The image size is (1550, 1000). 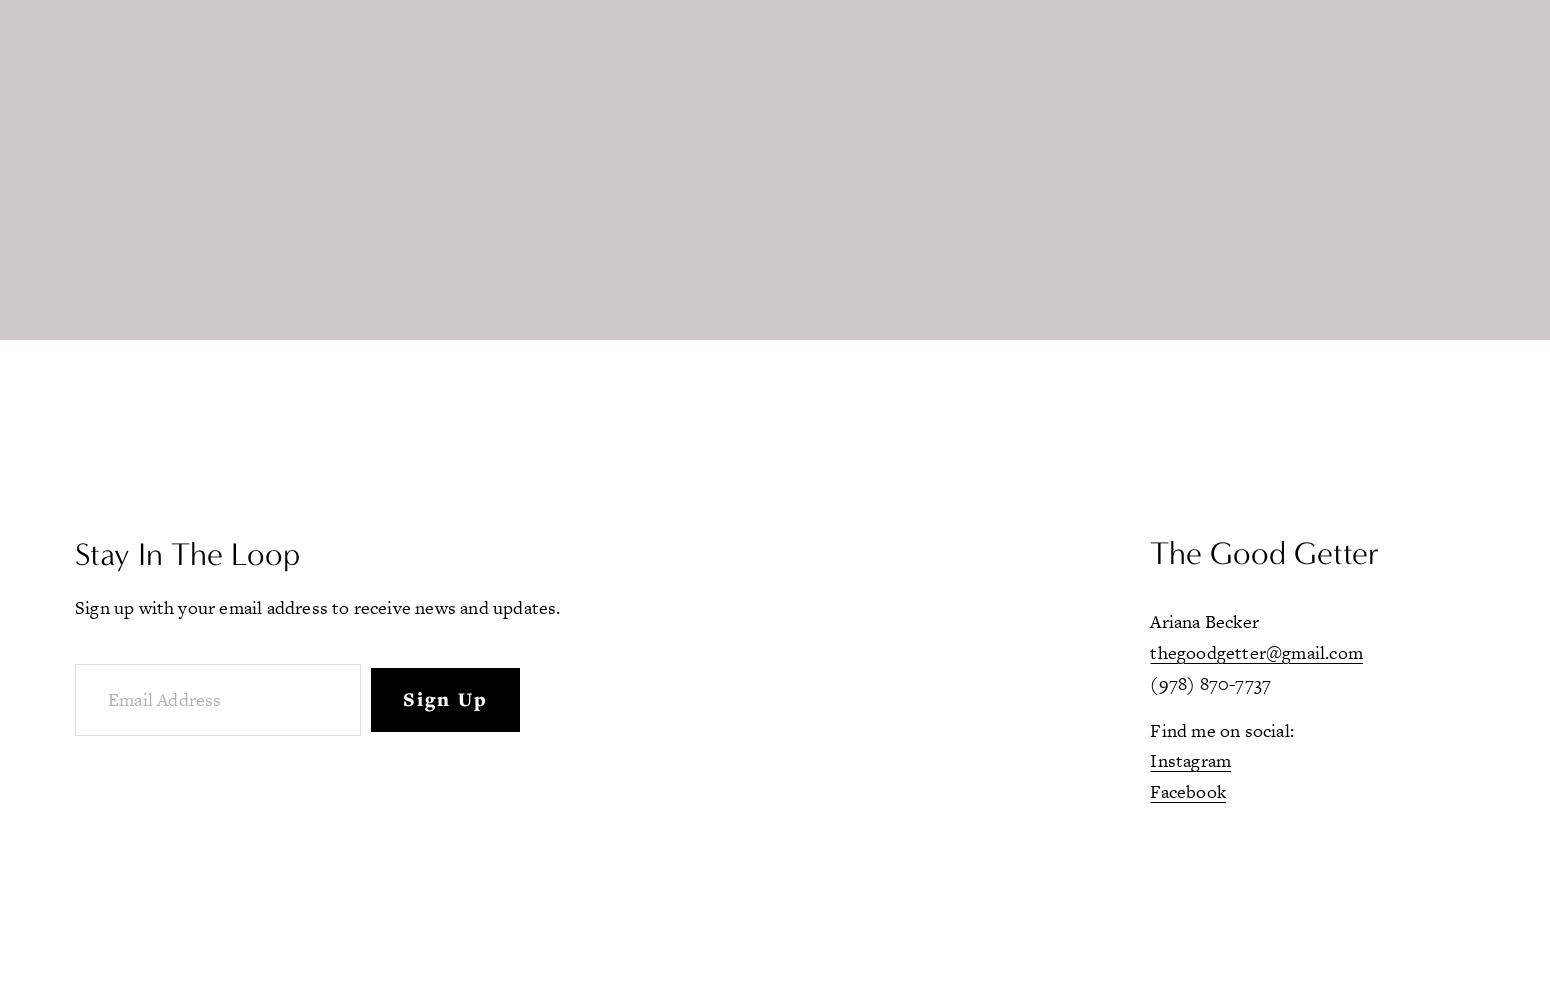 I want to click on 'thegoodgetter@gmail.com', so click(x=1148, y=652).